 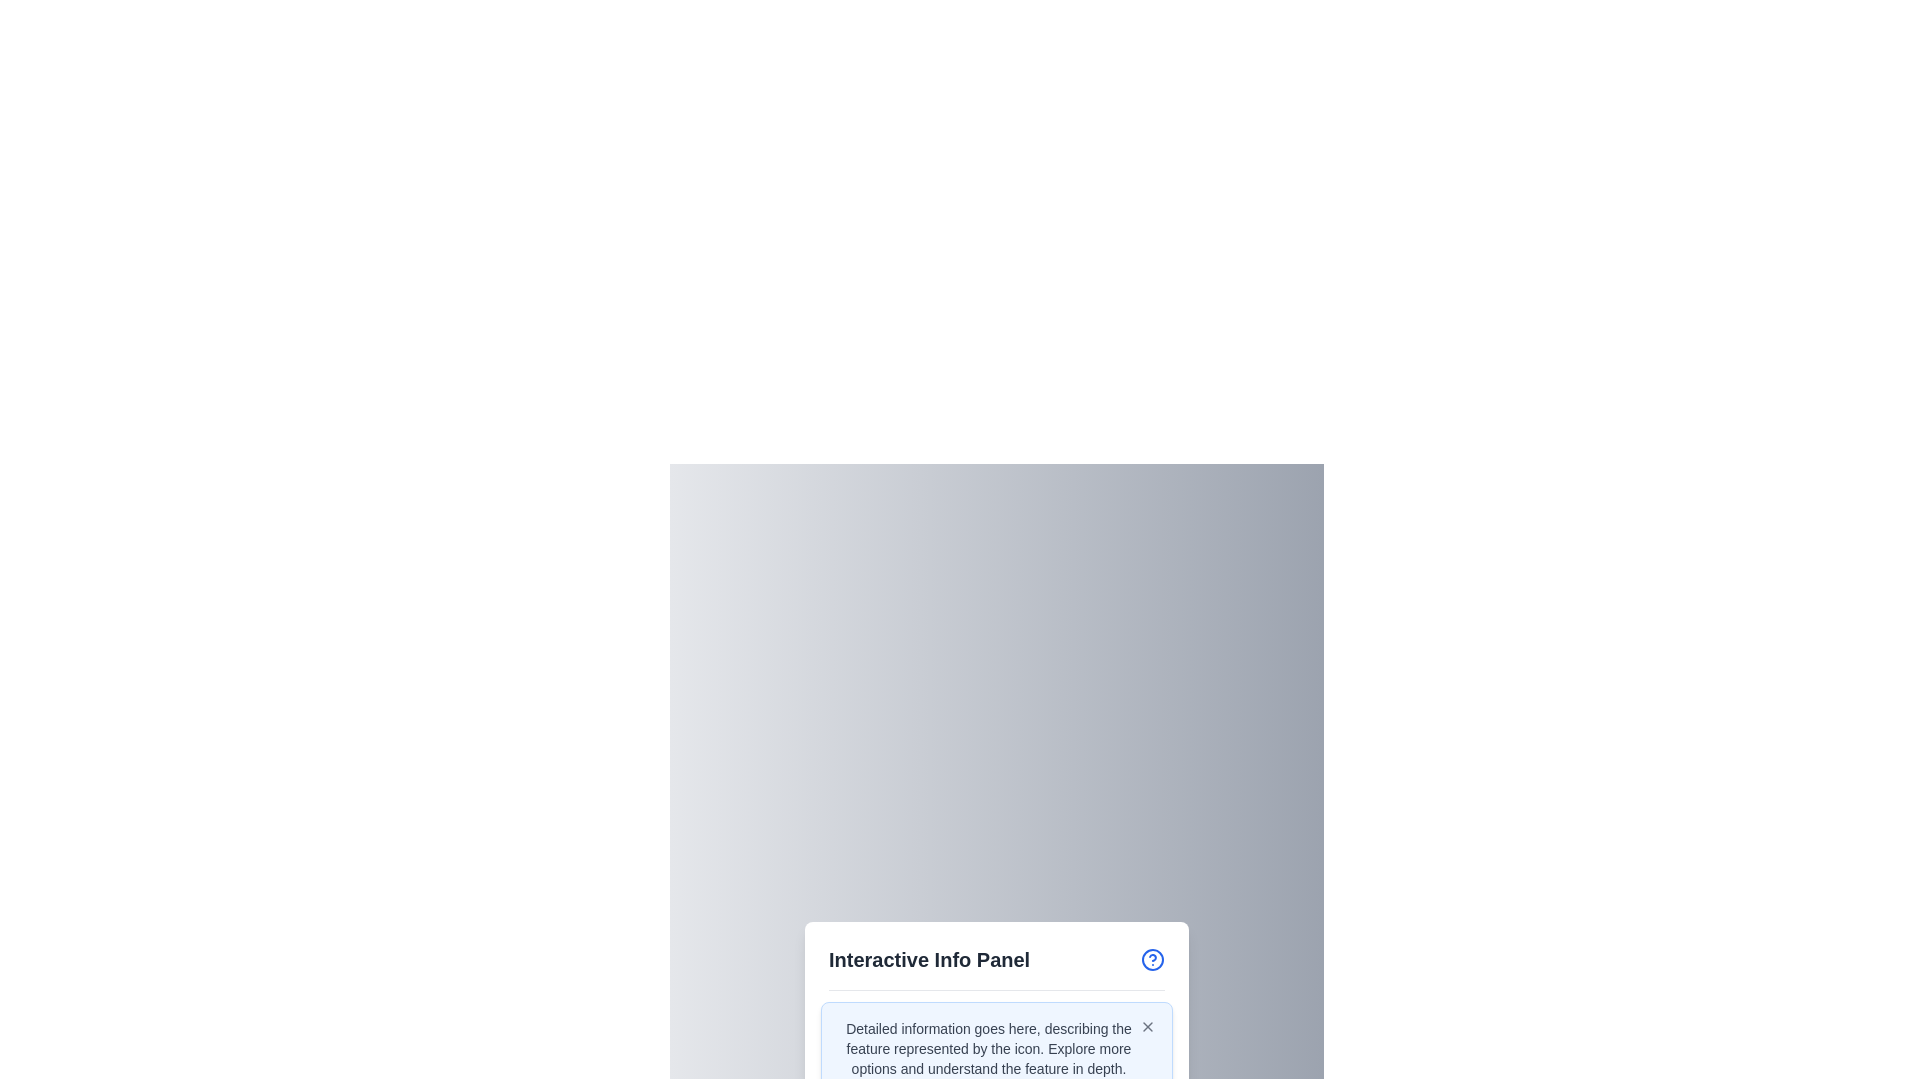 What do you see at coordinates (1152, 958) in the screenshot?
I see `the circular shape with a blue outline and white fill that forms the main outline of the question mark icon in the top-right corner of the Interactive Info Panel` at bounding box center [1152, 958].